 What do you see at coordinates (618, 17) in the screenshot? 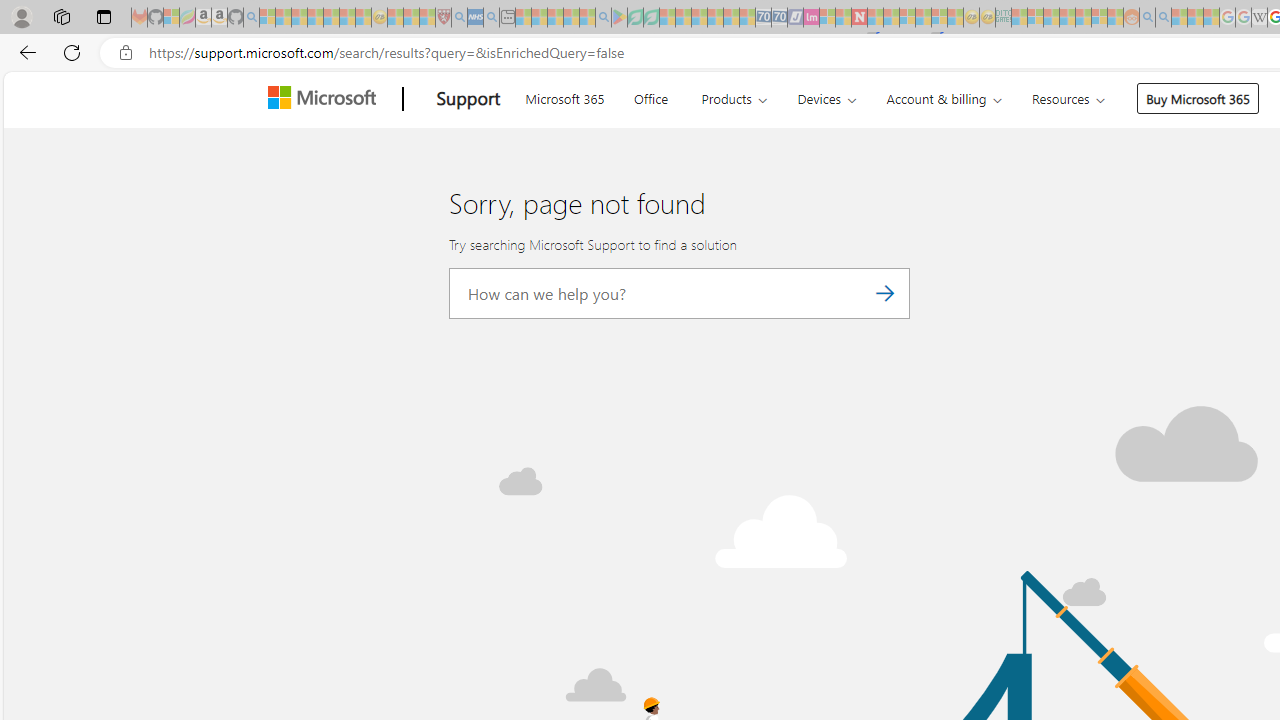
I see `'Bluey: Let'` at bounding box center [618, 17].